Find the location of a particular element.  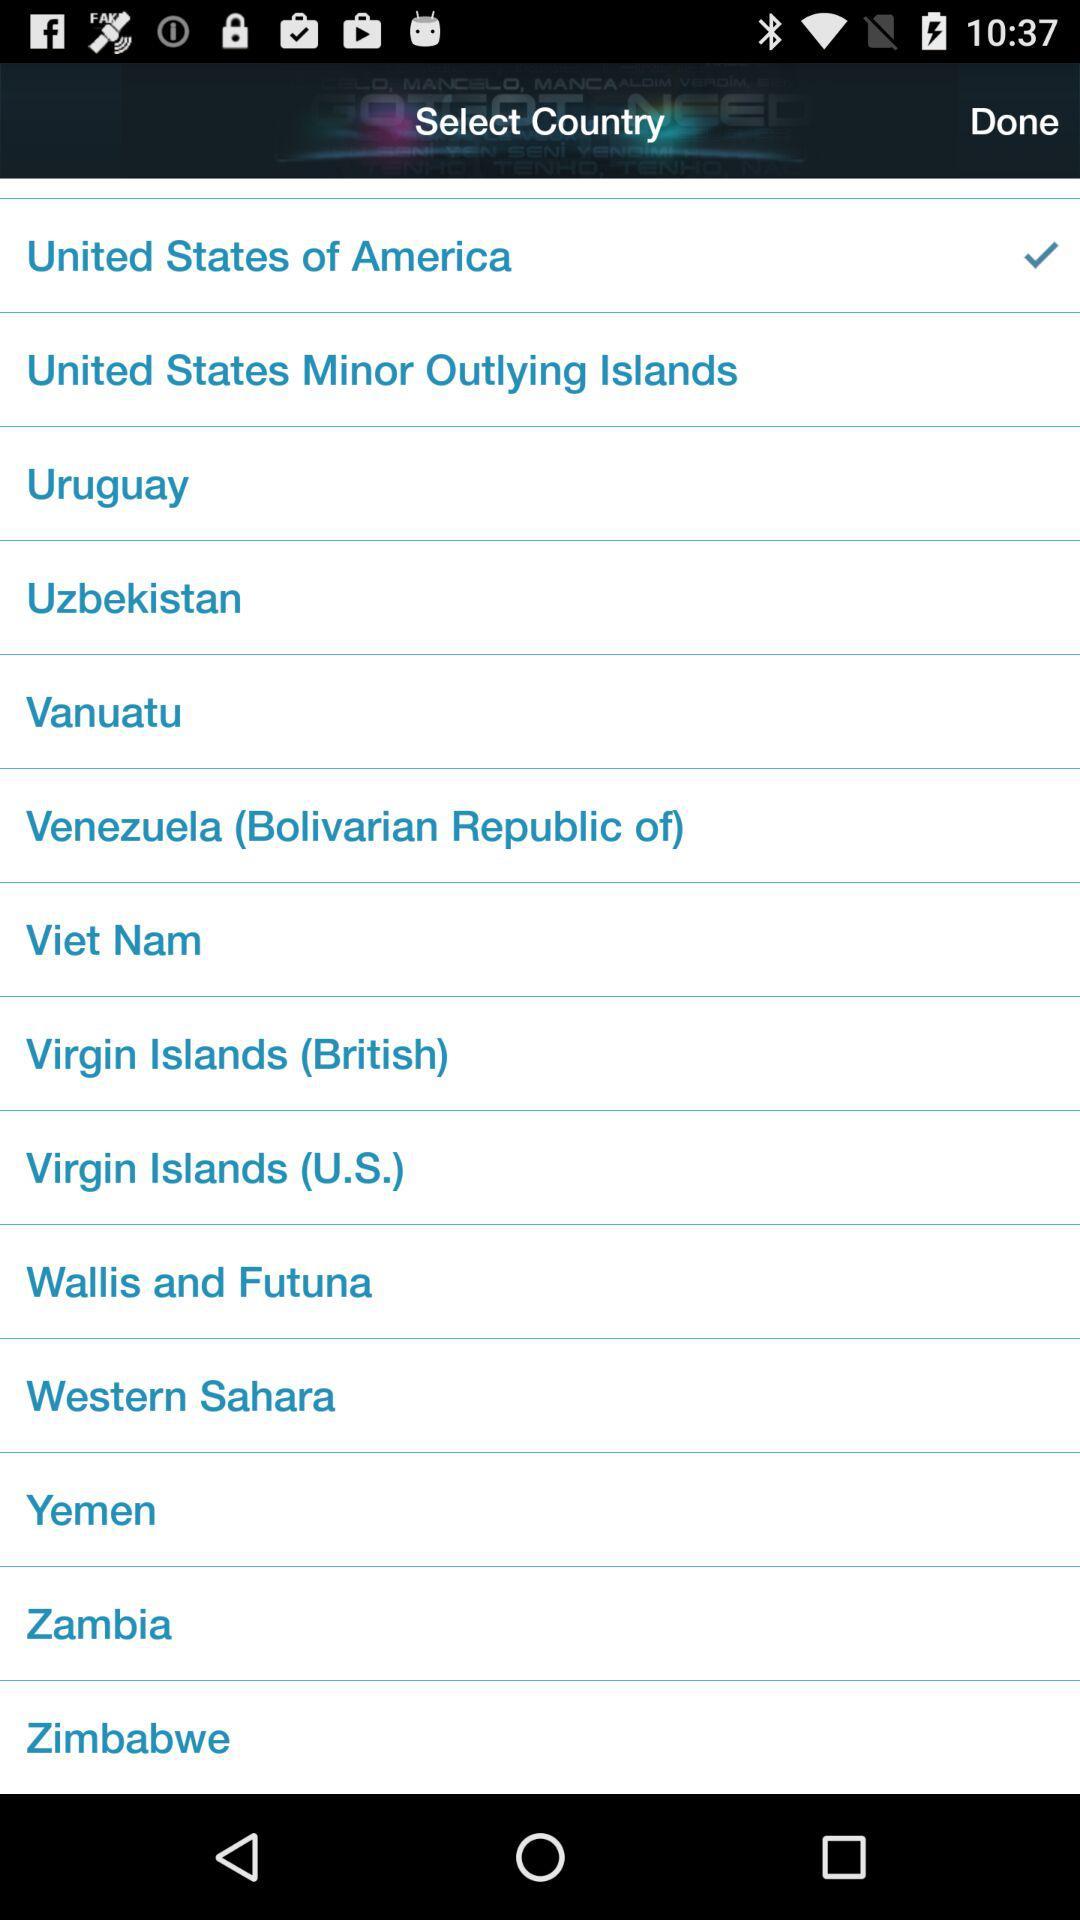

the vanuatu is located at coordinates (540, 711).